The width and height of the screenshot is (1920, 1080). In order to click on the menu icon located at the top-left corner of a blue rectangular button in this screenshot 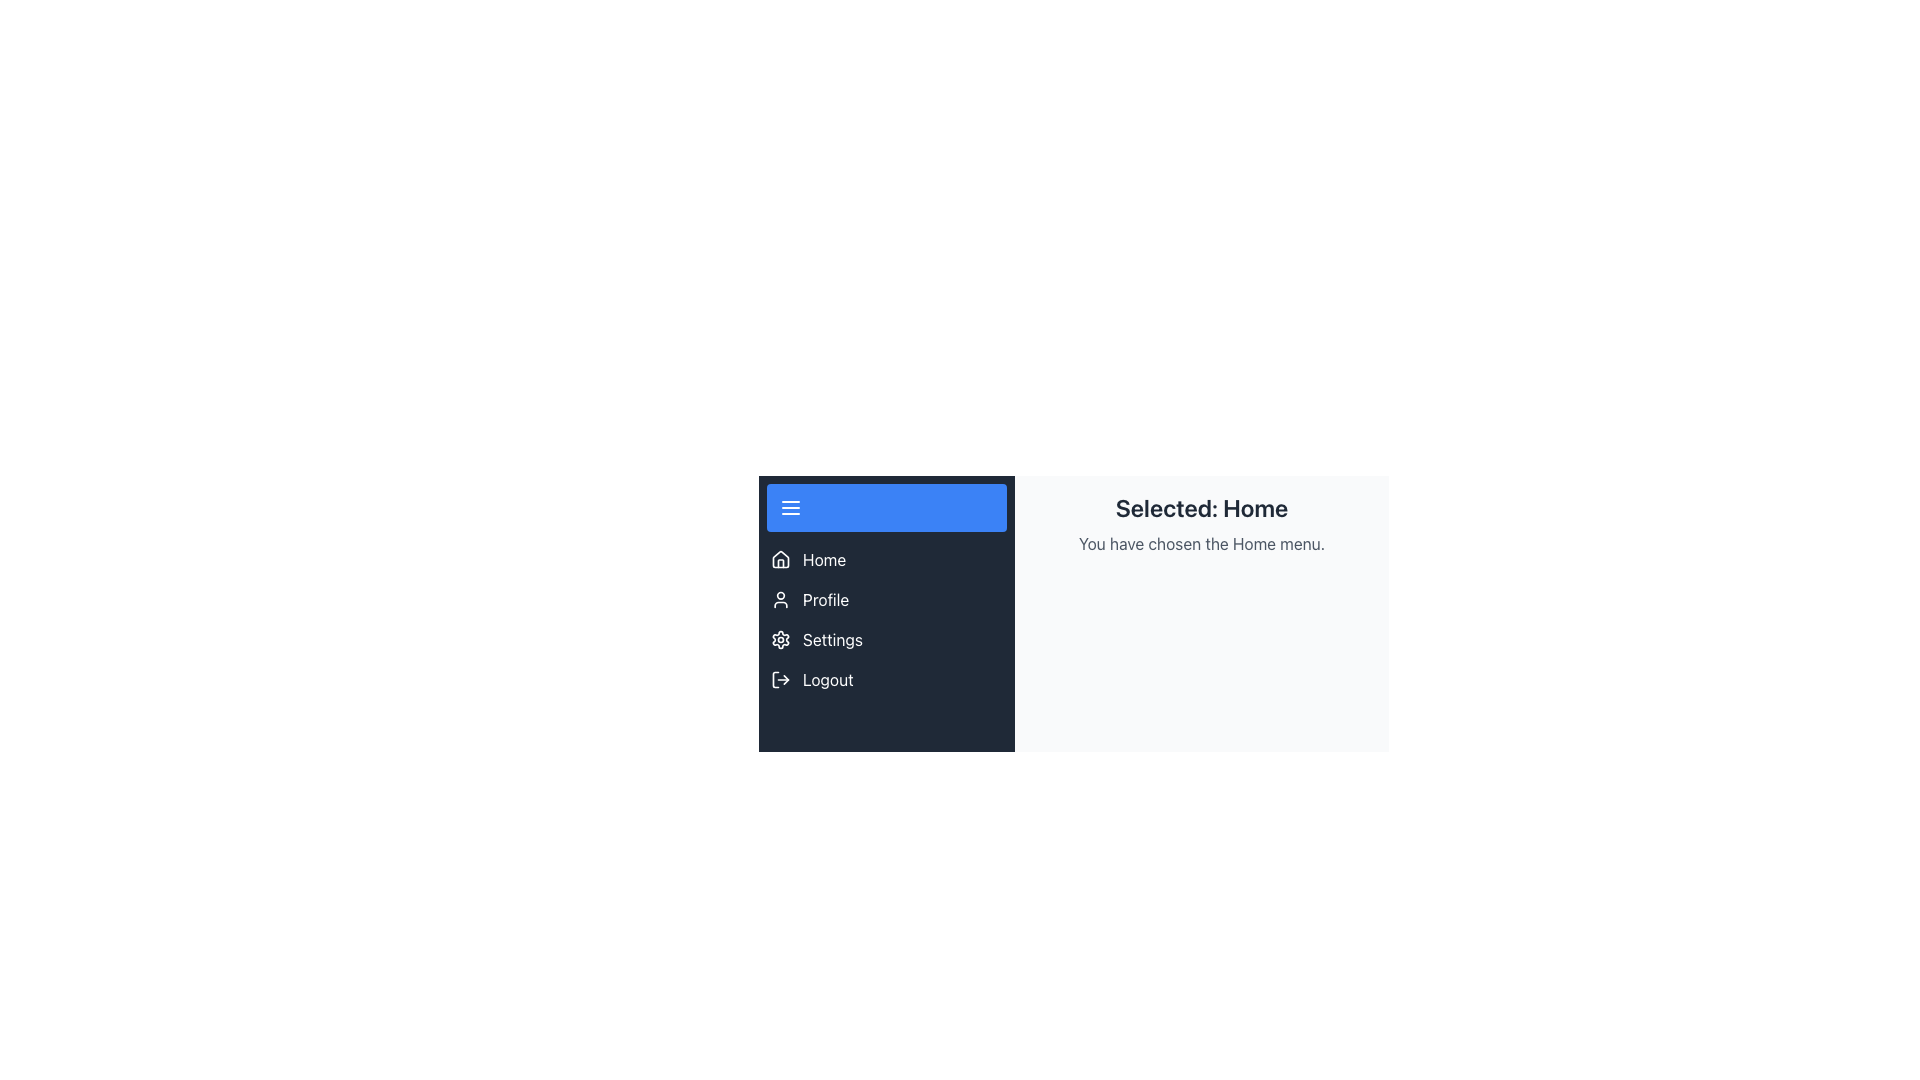, I will do `click(790, 507)`.